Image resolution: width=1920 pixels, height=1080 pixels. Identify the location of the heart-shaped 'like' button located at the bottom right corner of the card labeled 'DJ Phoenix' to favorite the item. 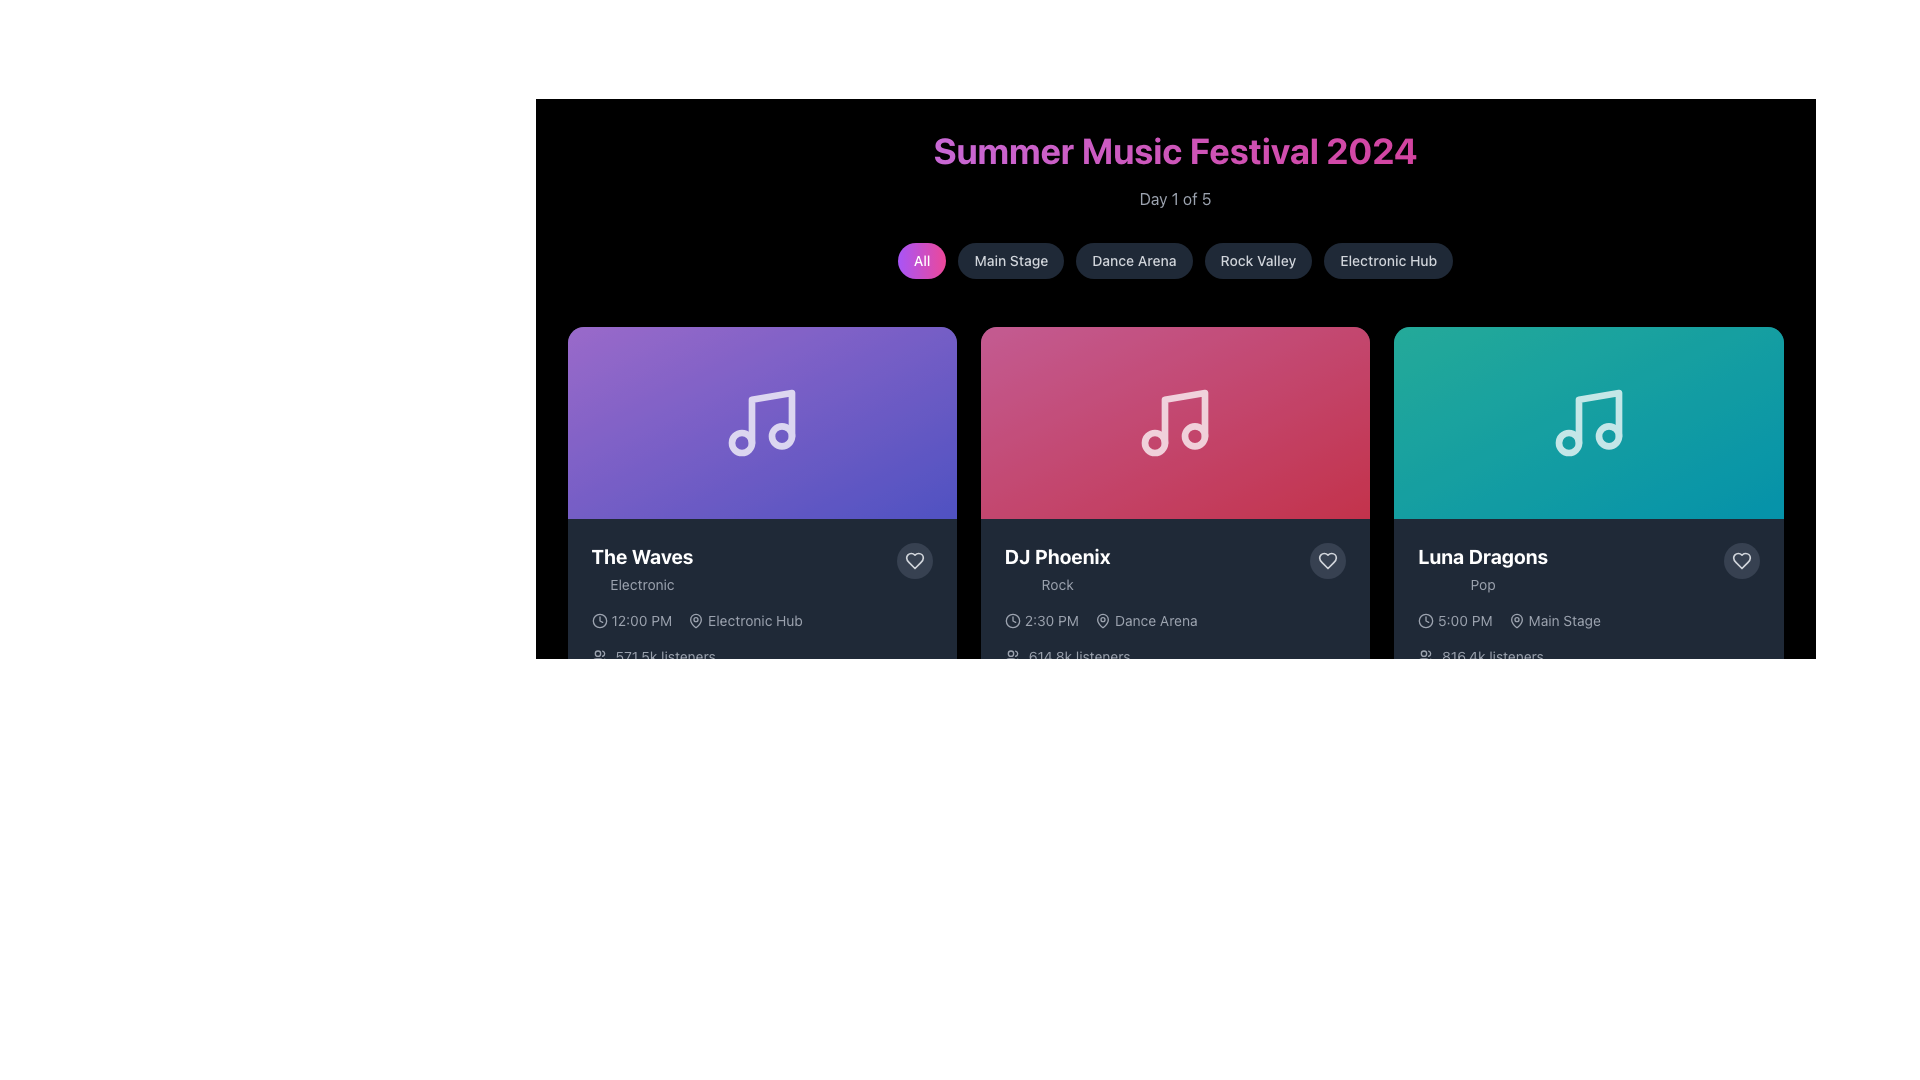
(1328, 560).